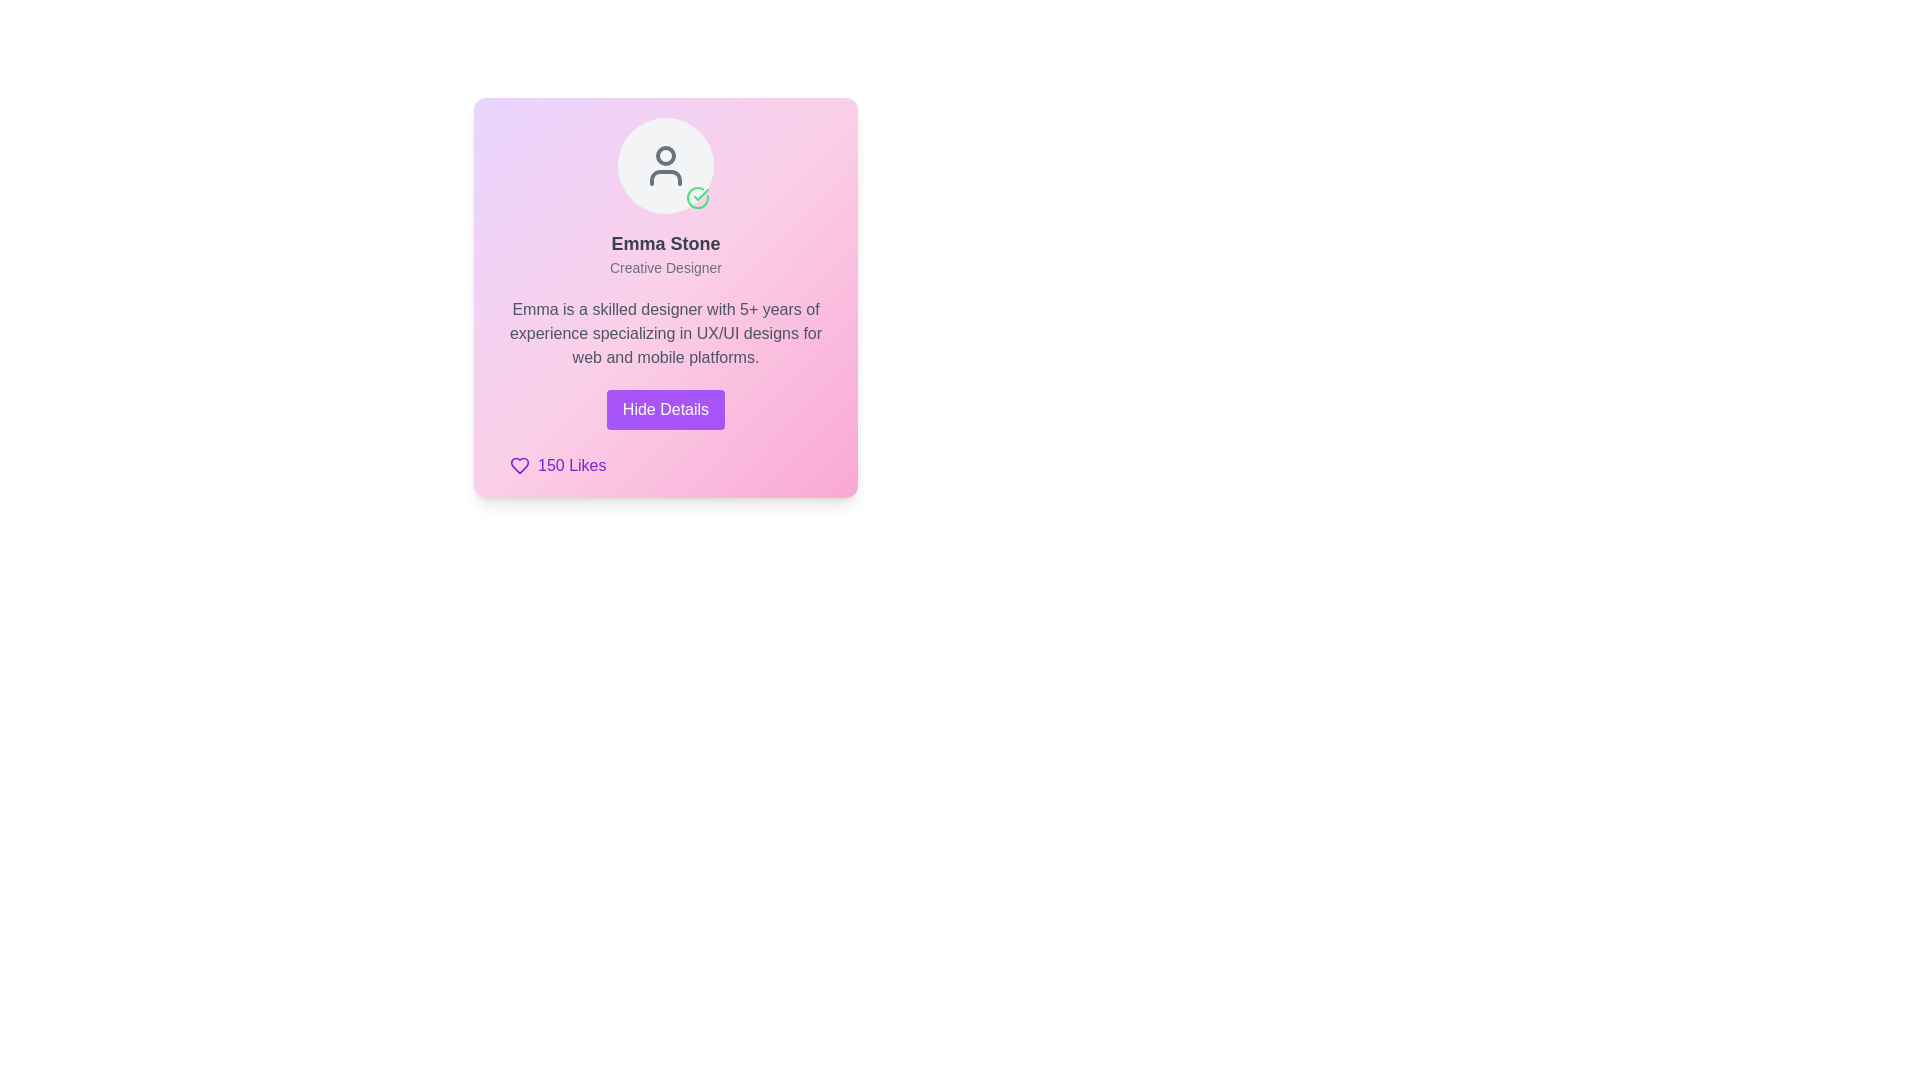 This screenshot has height=1080, width=1920. What do you see at coordinates (666, 408) in the screenshot?
I see `the button located centrally within the card component below the descriptive text about Emma Stone` at bounding box center [666, 408].